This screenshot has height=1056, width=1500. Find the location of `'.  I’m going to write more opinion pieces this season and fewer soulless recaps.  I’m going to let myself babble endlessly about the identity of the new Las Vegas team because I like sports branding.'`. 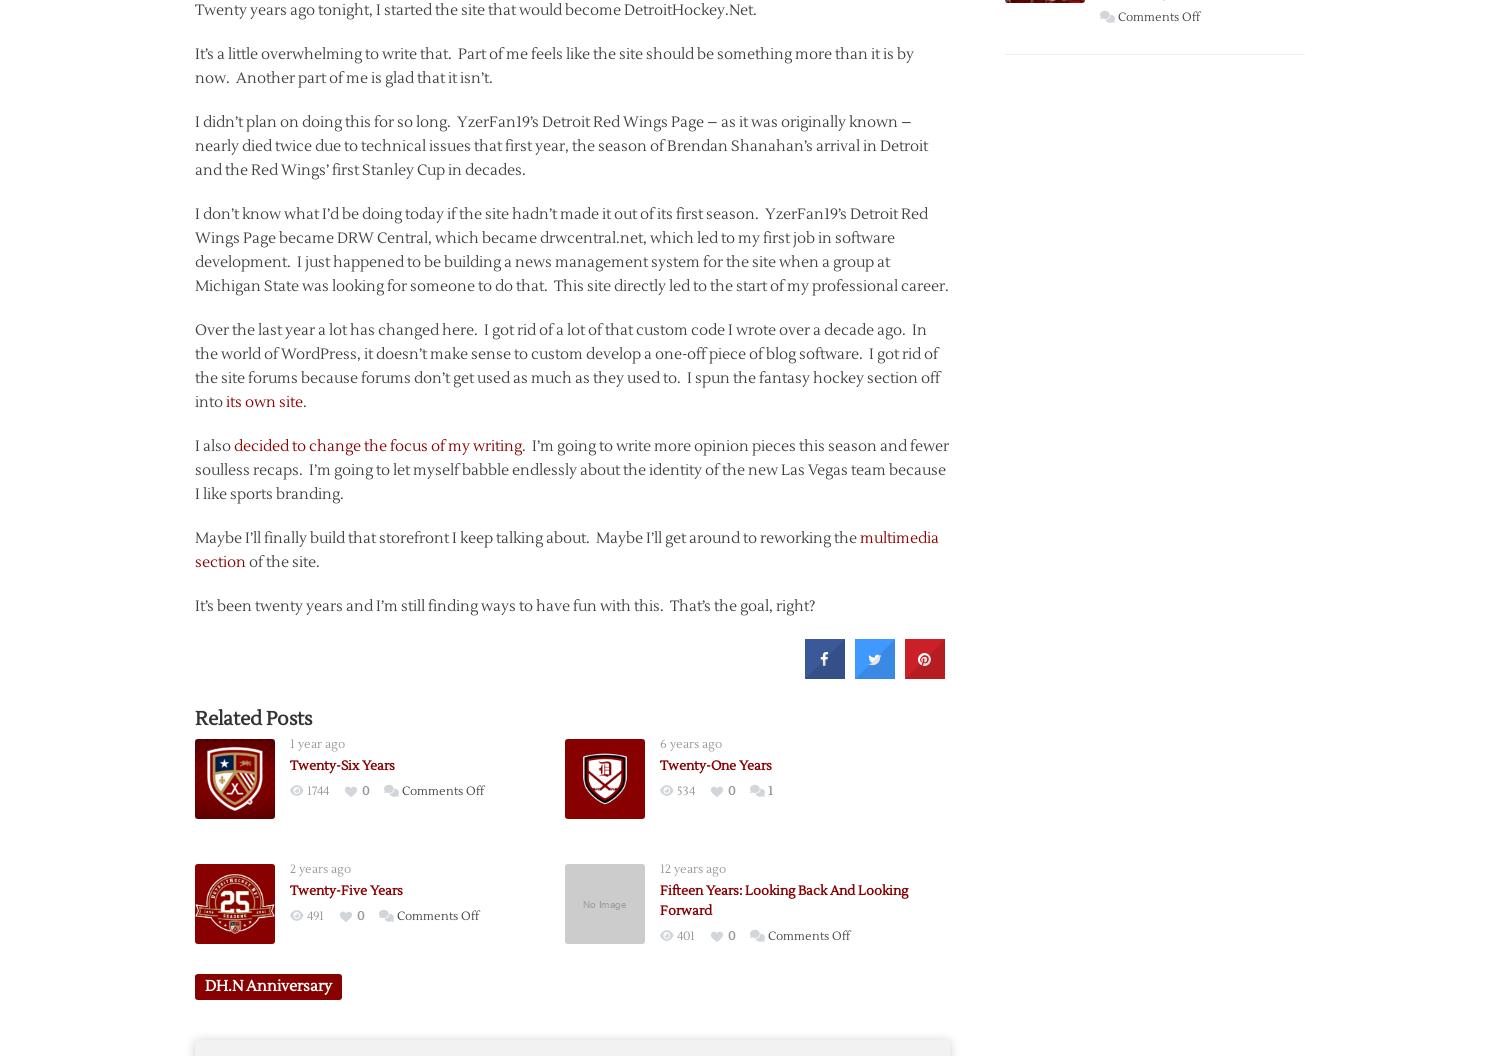

'.  I’m going to write more opinion pieces this season and fewer soulless recaps.  I’m going to let myself babble endlessly about the identity of the new Las Vegas team because I like sports branding.' is located at coordinates (570, 468).